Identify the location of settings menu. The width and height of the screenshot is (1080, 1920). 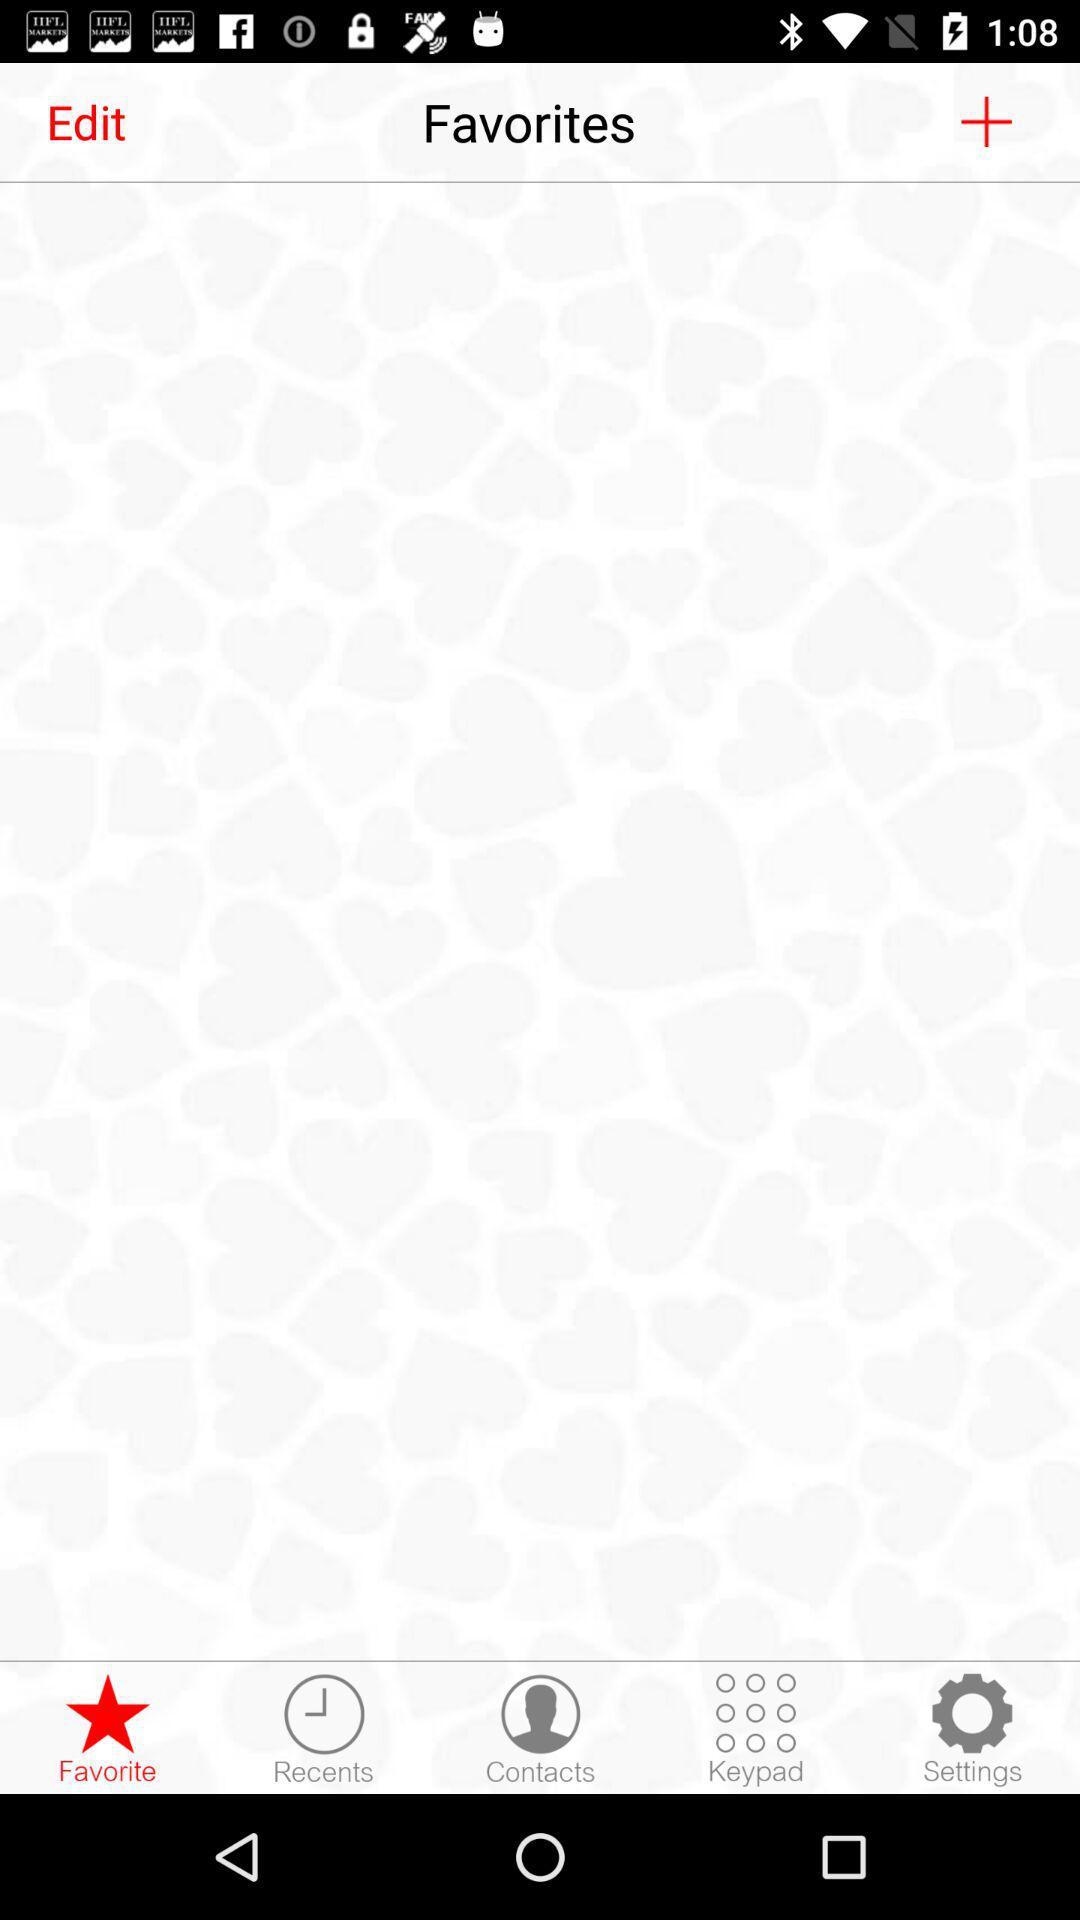
(971, 1728).